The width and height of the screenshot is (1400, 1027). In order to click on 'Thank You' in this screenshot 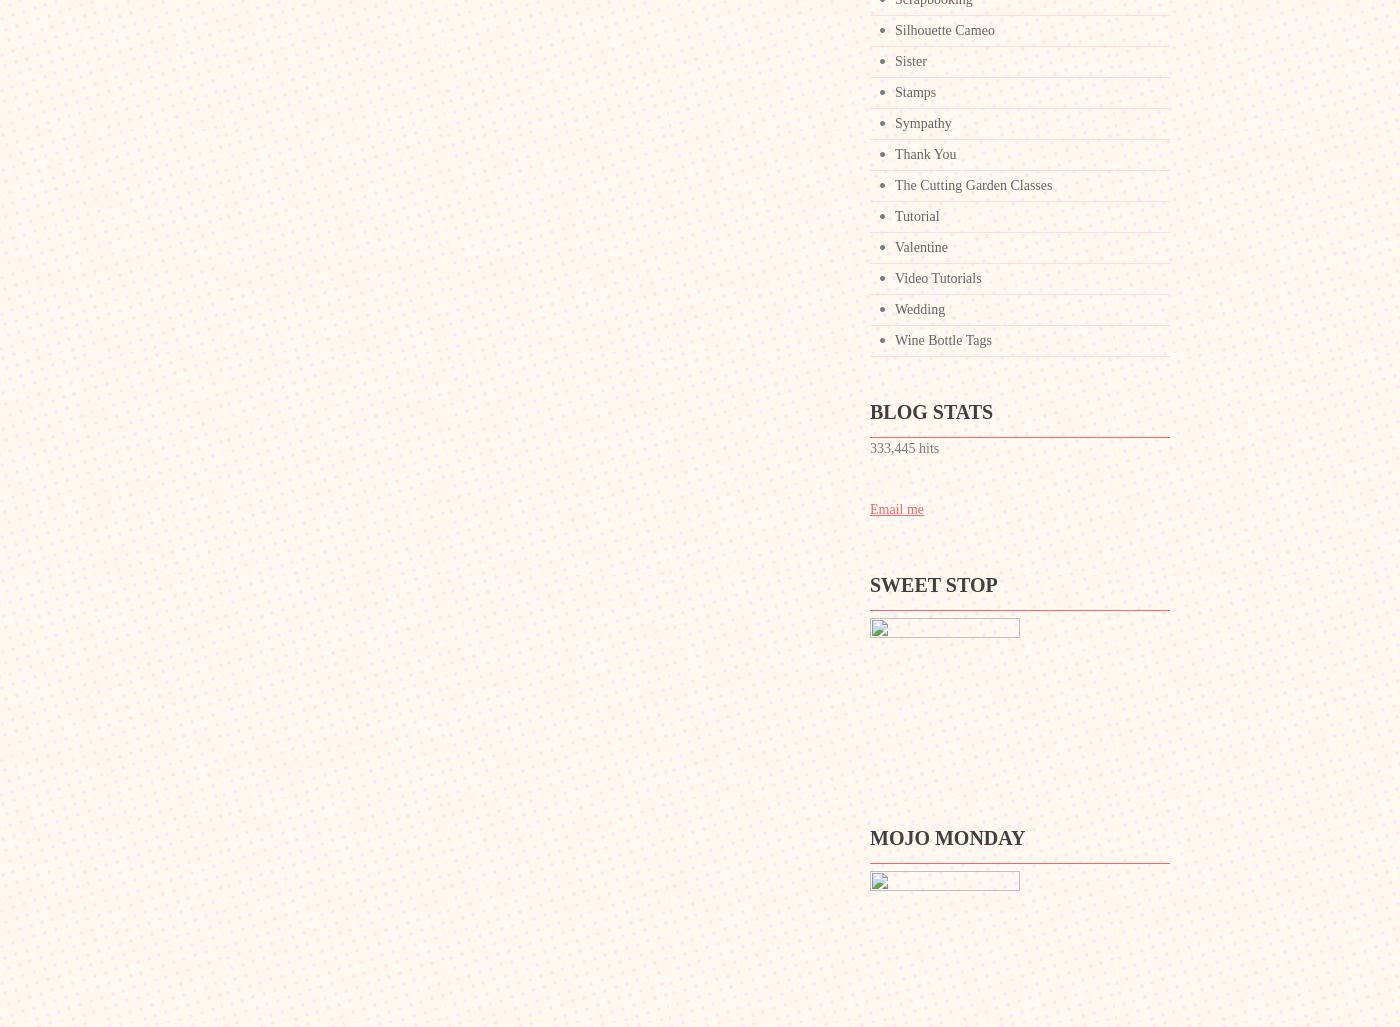, I will do `click(925, 154)`.